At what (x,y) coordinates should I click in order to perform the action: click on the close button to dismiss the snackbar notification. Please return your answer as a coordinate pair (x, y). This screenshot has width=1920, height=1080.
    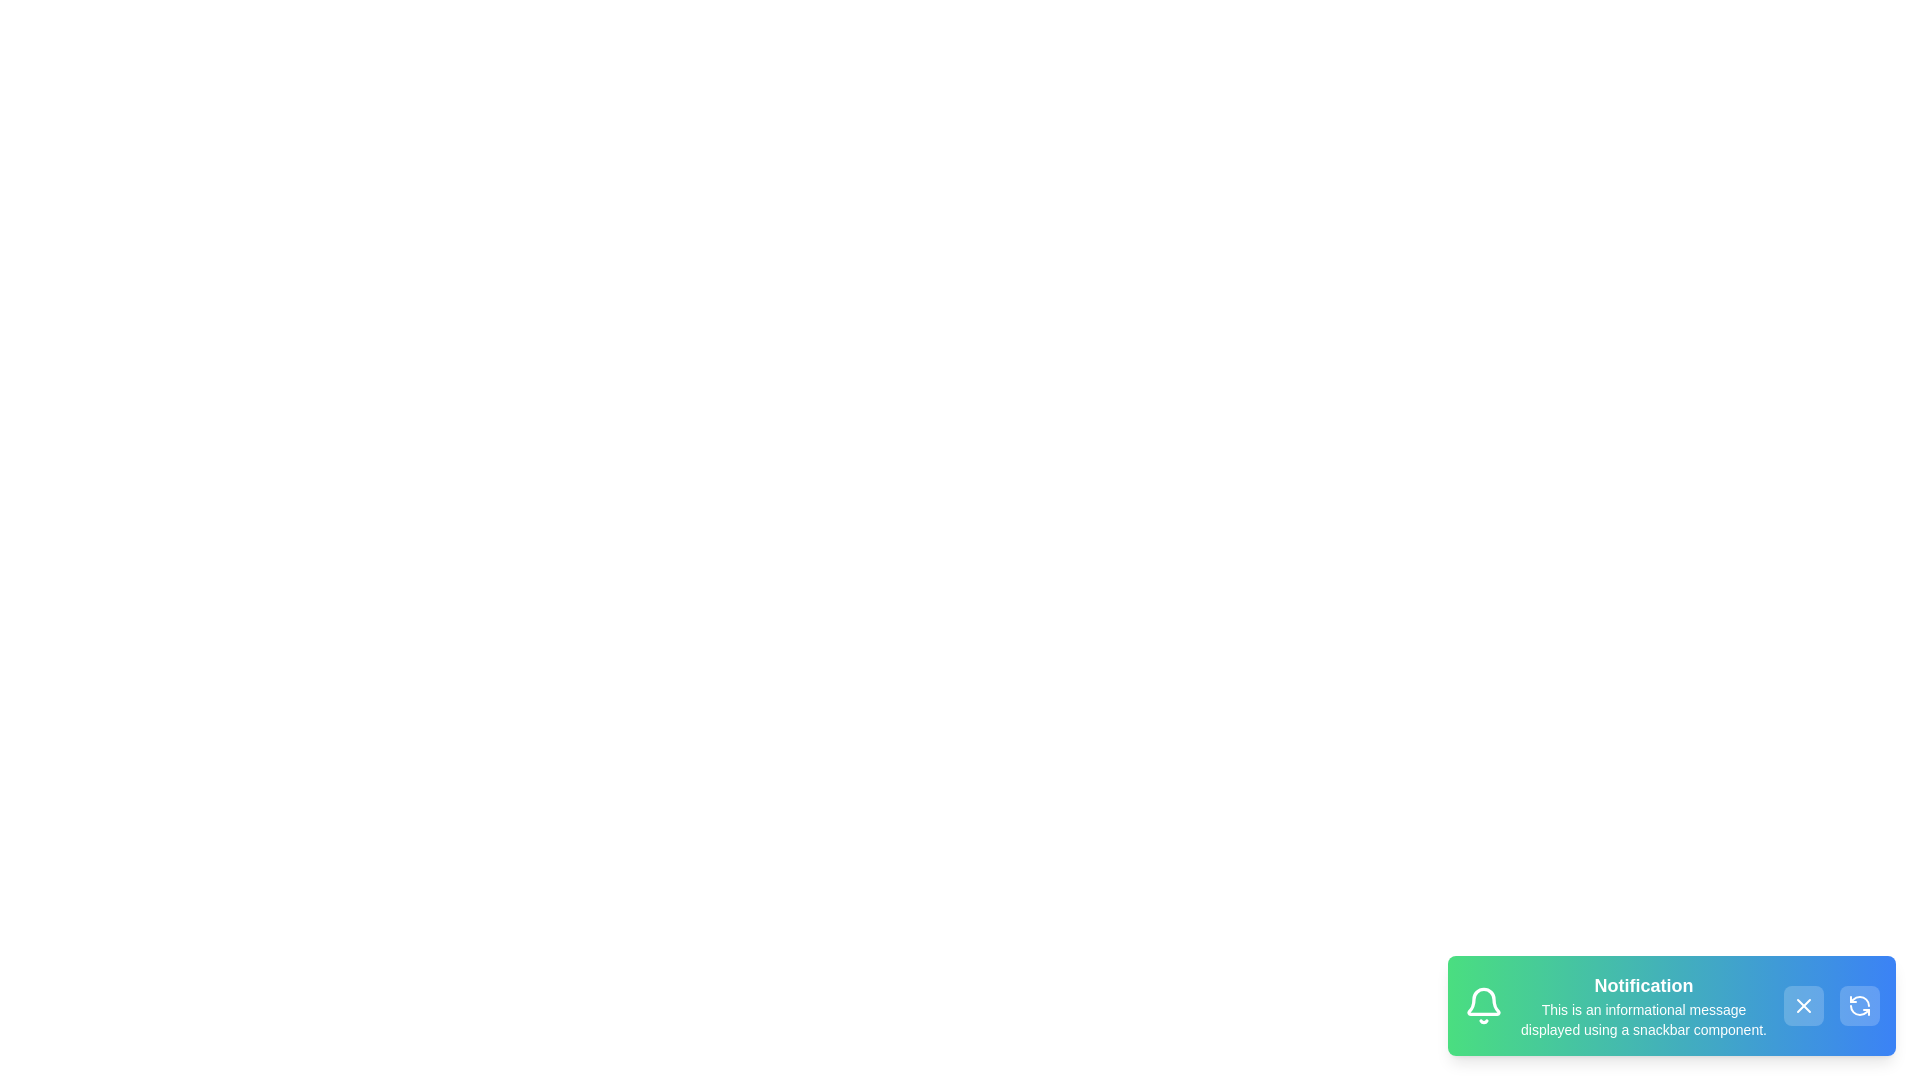
    Looking at the image, I should click on (1804, 1006).